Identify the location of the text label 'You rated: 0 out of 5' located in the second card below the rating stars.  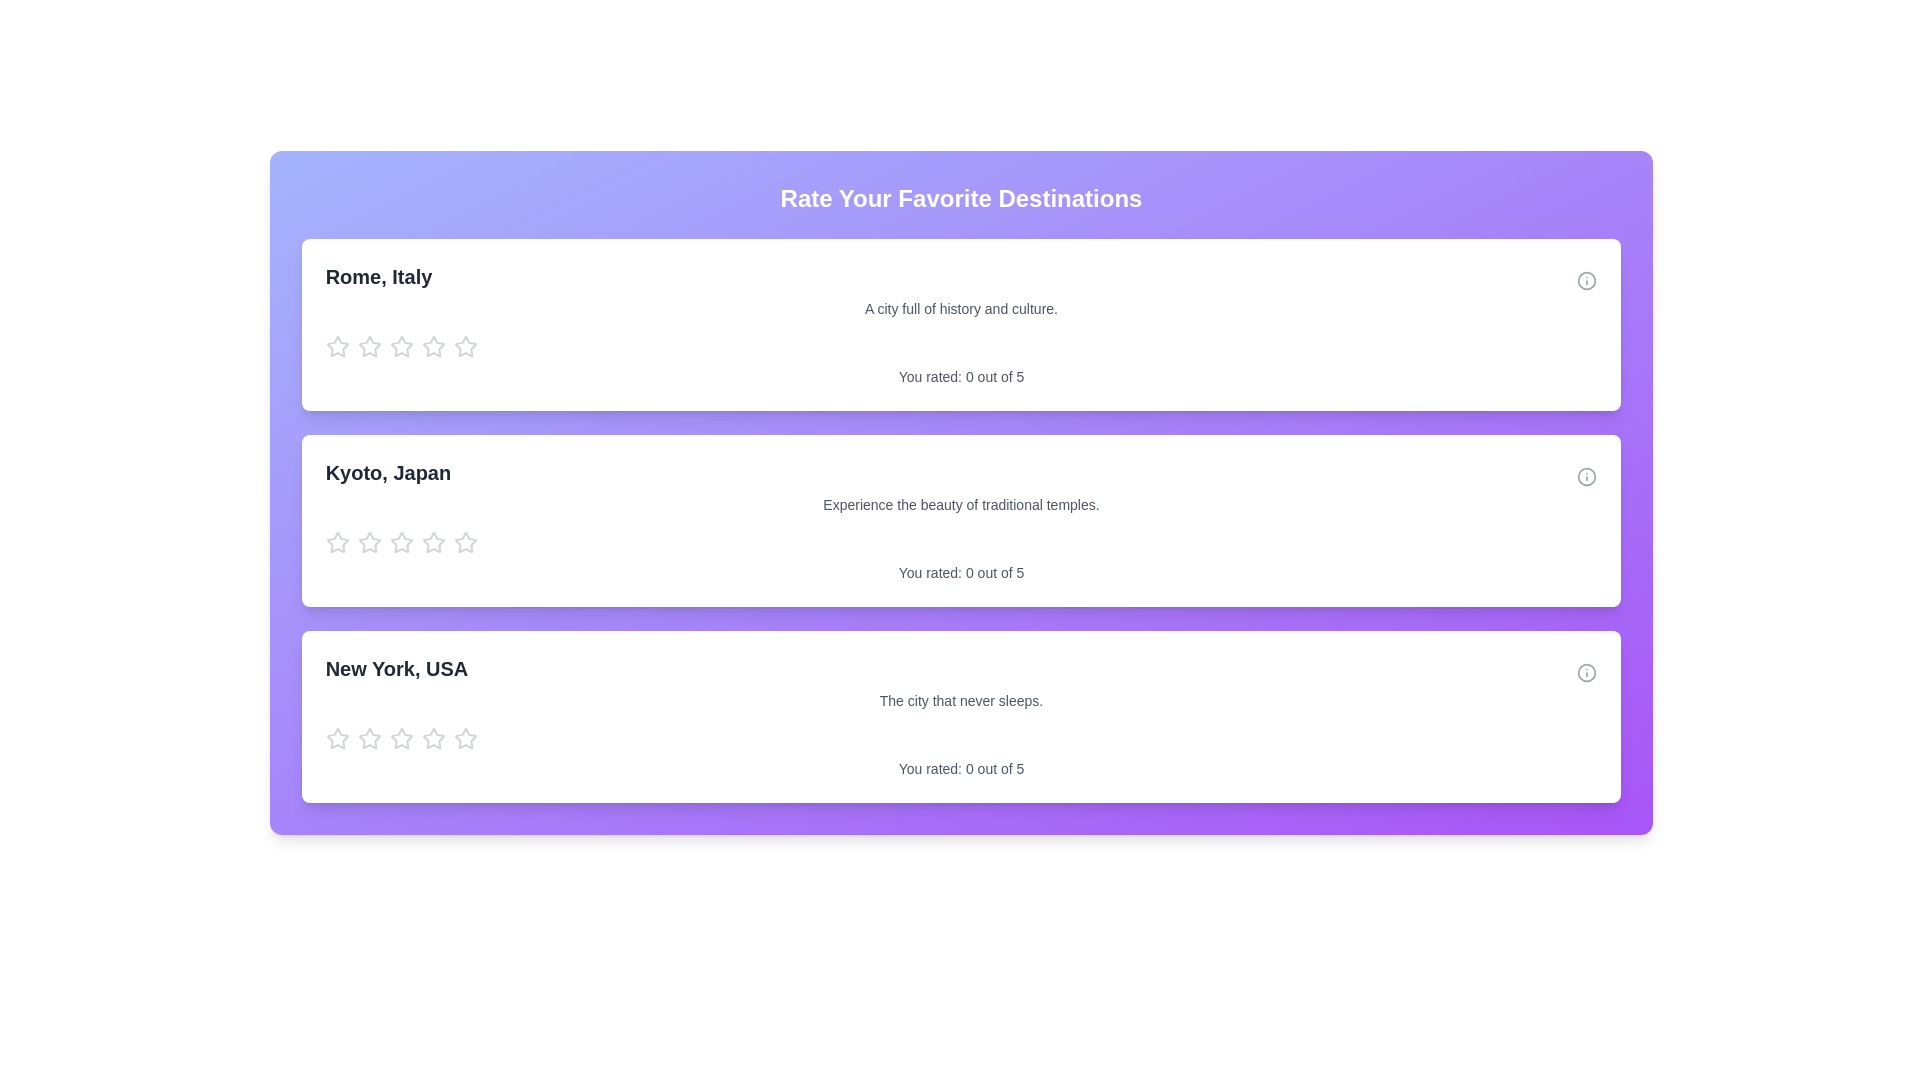
(961, 573).